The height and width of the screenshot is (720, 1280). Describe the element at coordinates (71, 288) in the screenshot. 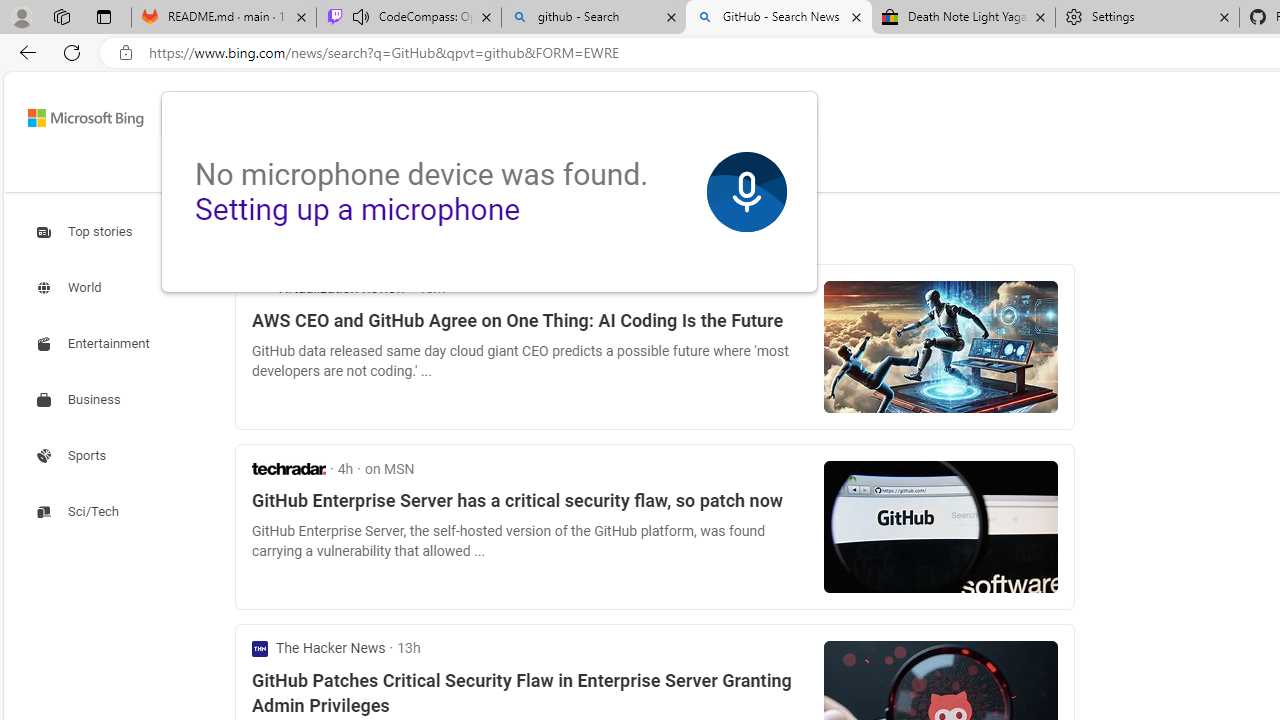

I see `'Search news about World'` at that location.